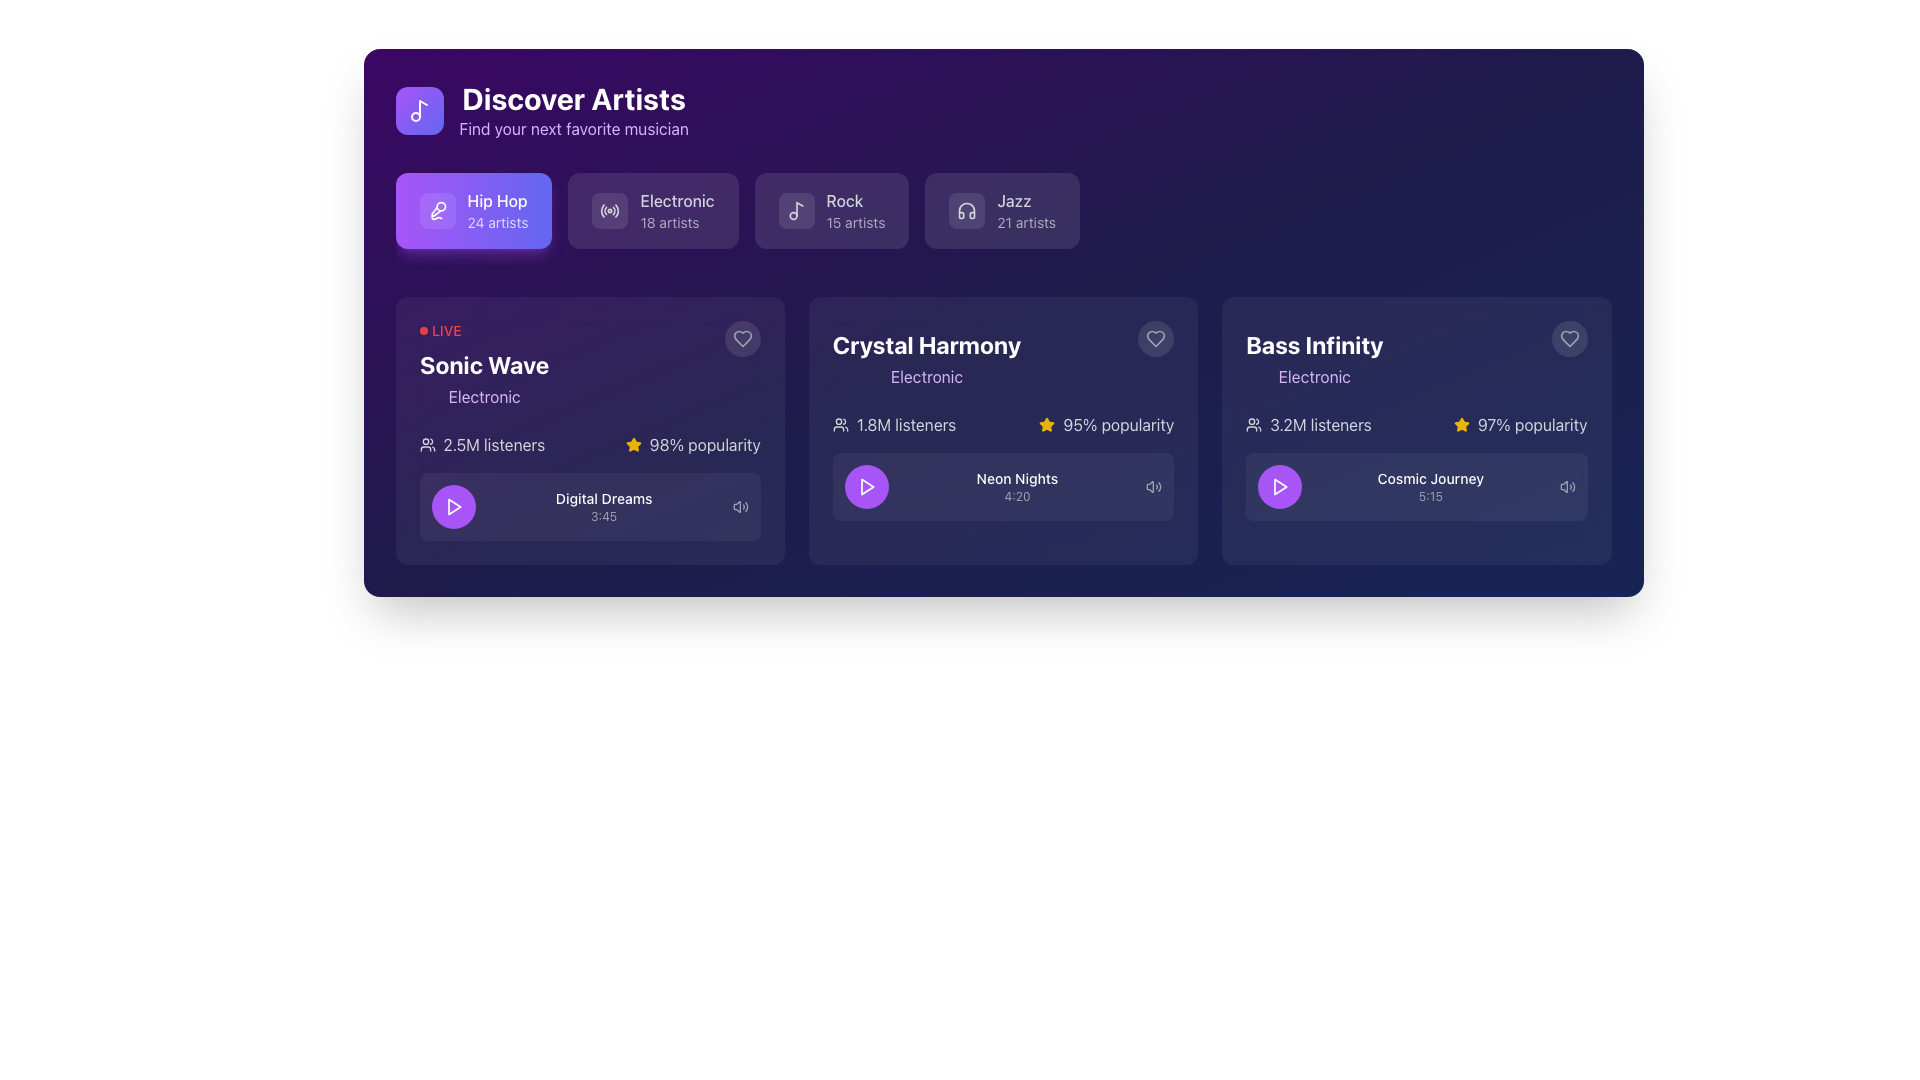 Image resolution: width=1920 pixels, height=1080 pixels. I want to click on the text label displaying '3.2M listeners' which is located in the 'Bass Infinity' section, next to the user icon, so click(1320, 423).